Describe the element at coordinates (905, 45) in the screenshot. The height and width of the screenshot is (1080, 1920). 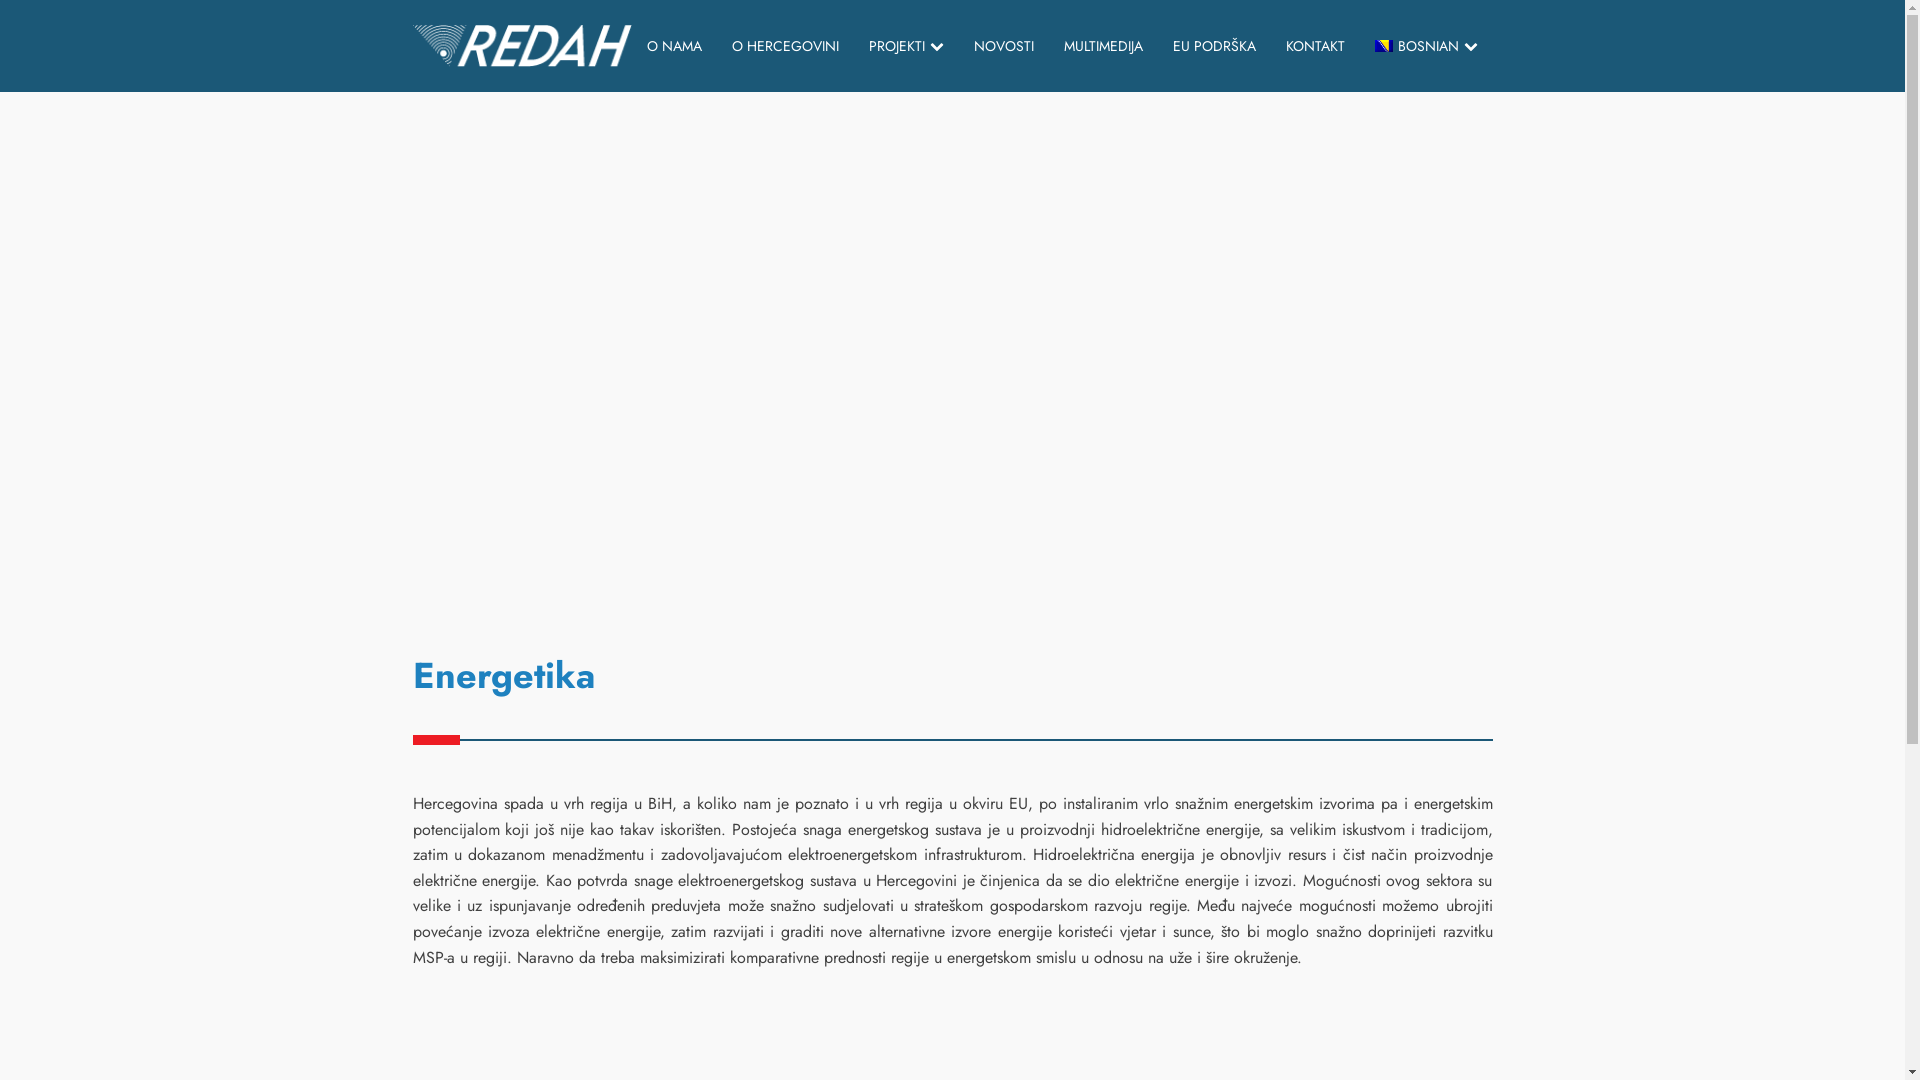
I see `'PROJEKTI'` at that location.